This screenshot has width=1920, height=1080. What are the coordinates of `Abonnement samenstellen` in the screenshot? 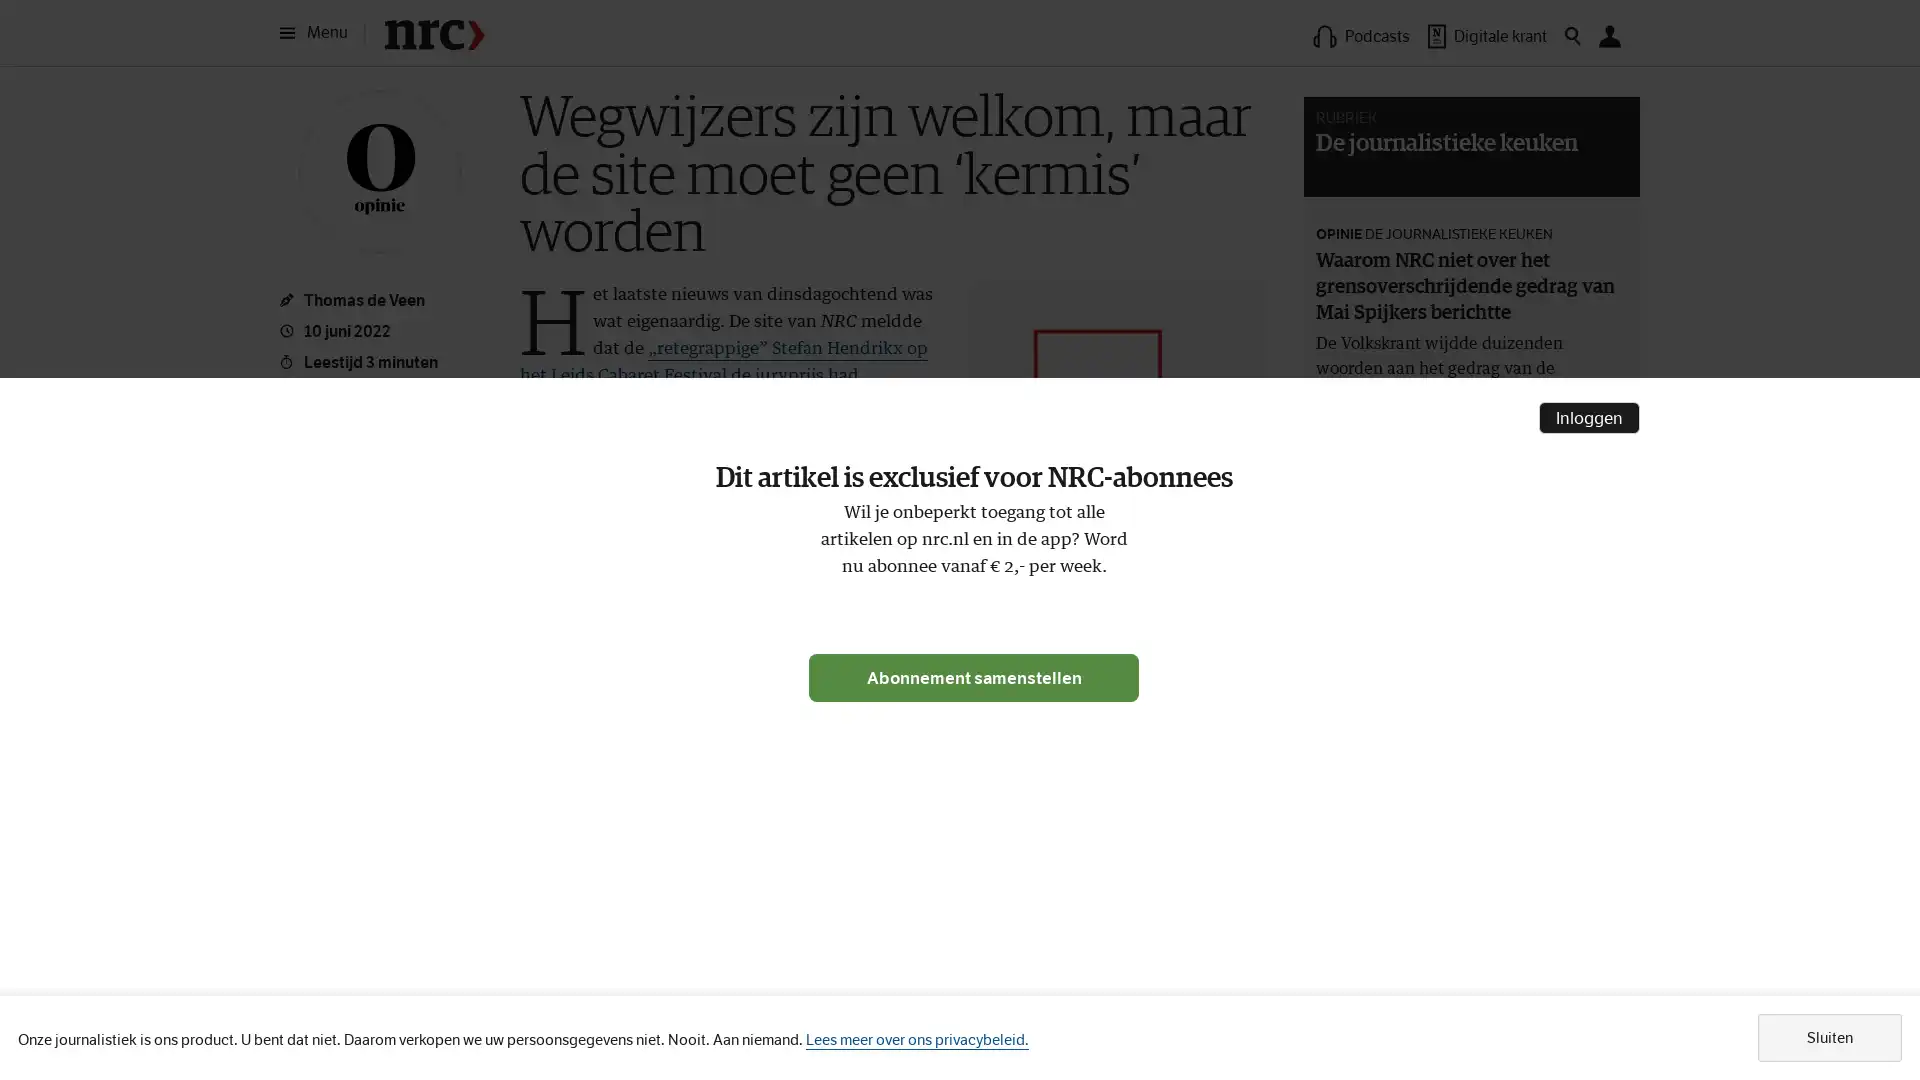 It's located at (974, 676).